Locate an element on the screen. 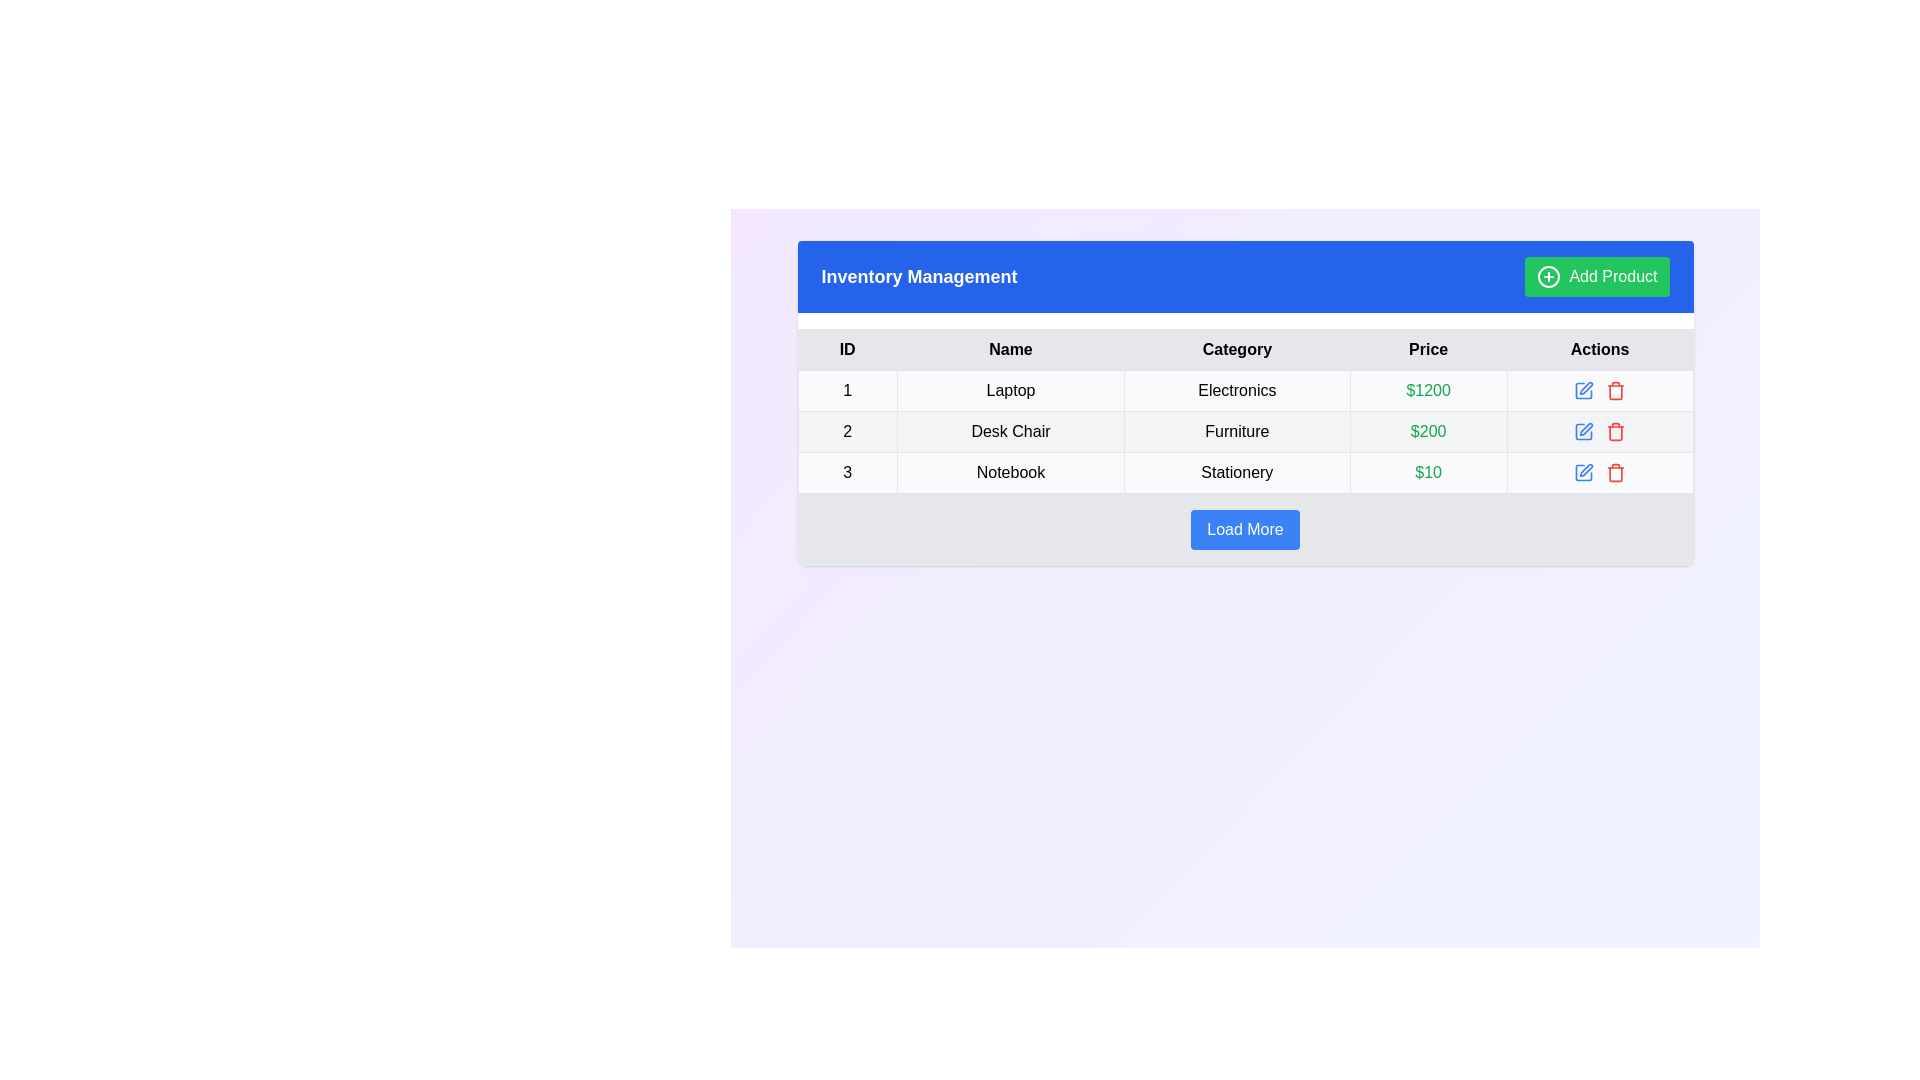 This screenshot has width=1920, height=1080. the price display text label for the 'Notebook' item in the fourth column of the third row of the table is located at coordinates (1427, 473).